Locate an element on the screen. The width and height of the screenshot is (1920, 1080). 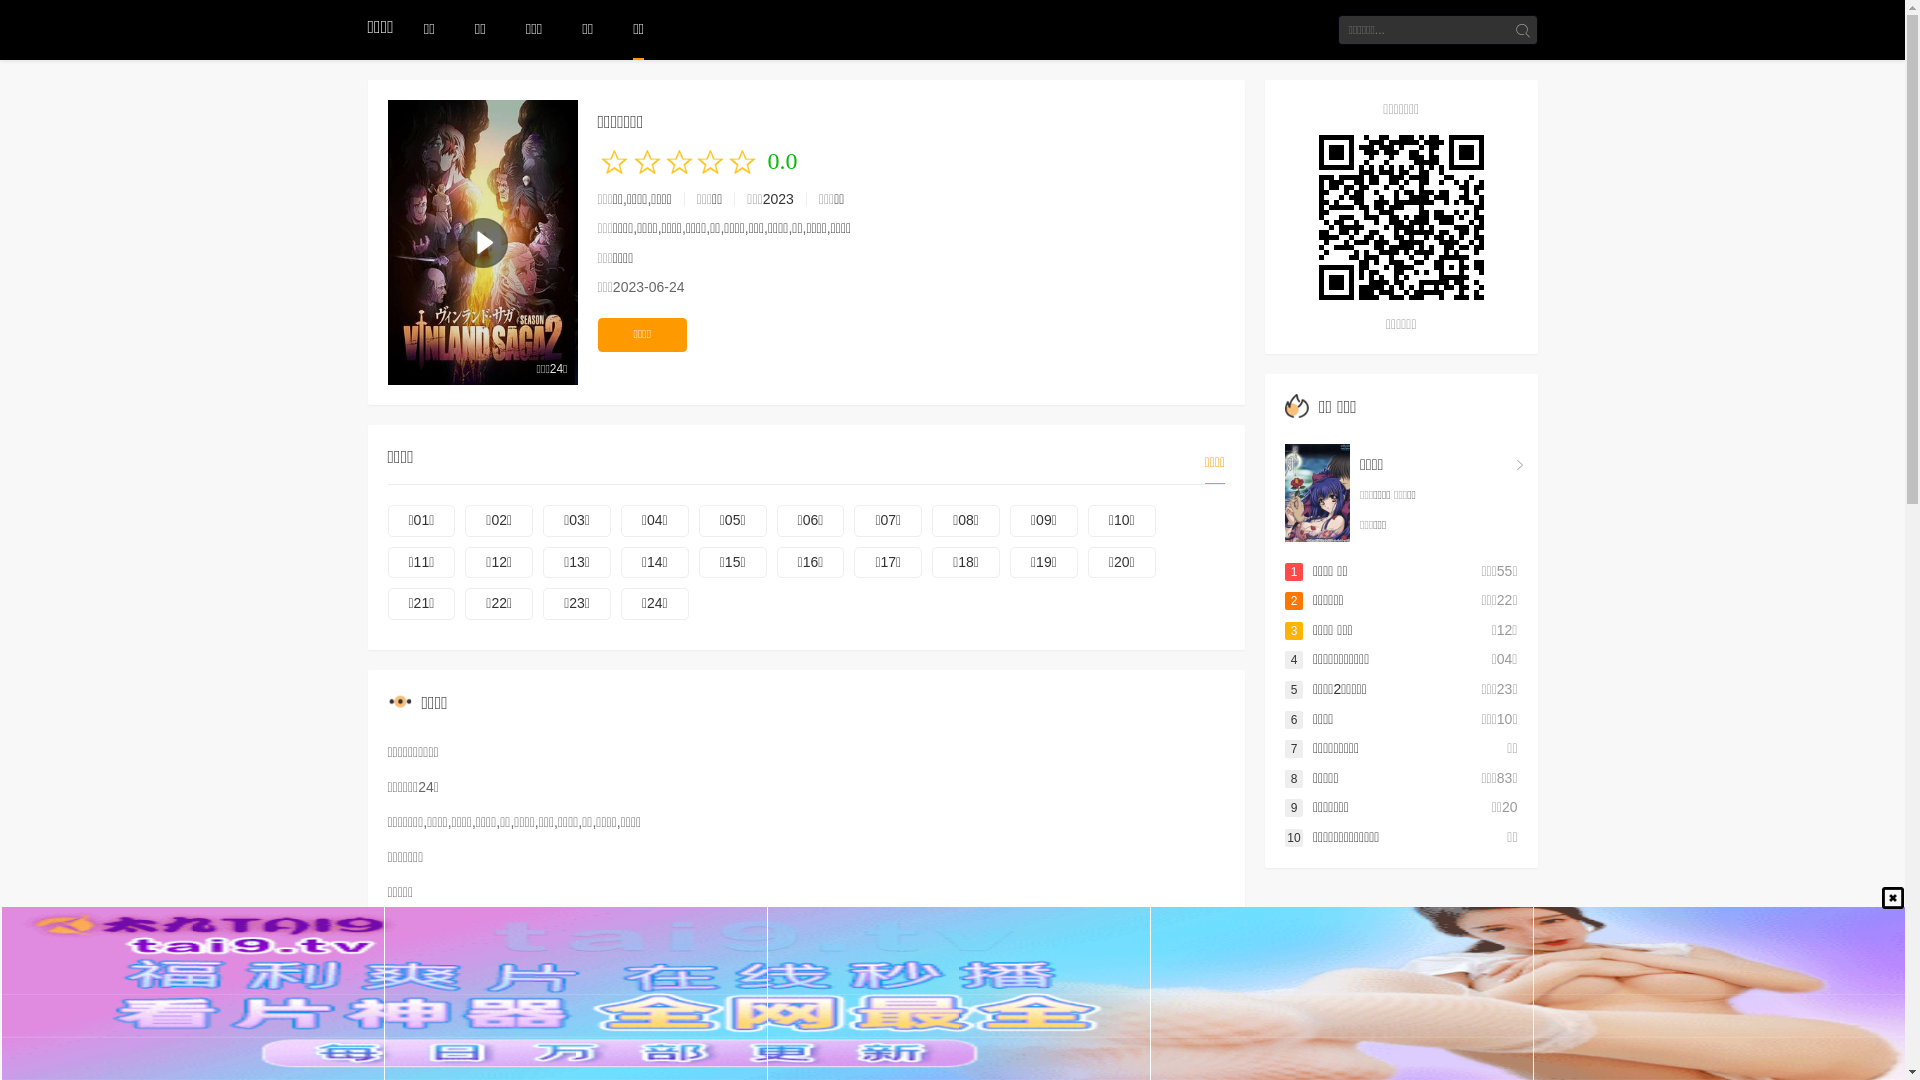
'2023' is located at coordinates (762, 199).